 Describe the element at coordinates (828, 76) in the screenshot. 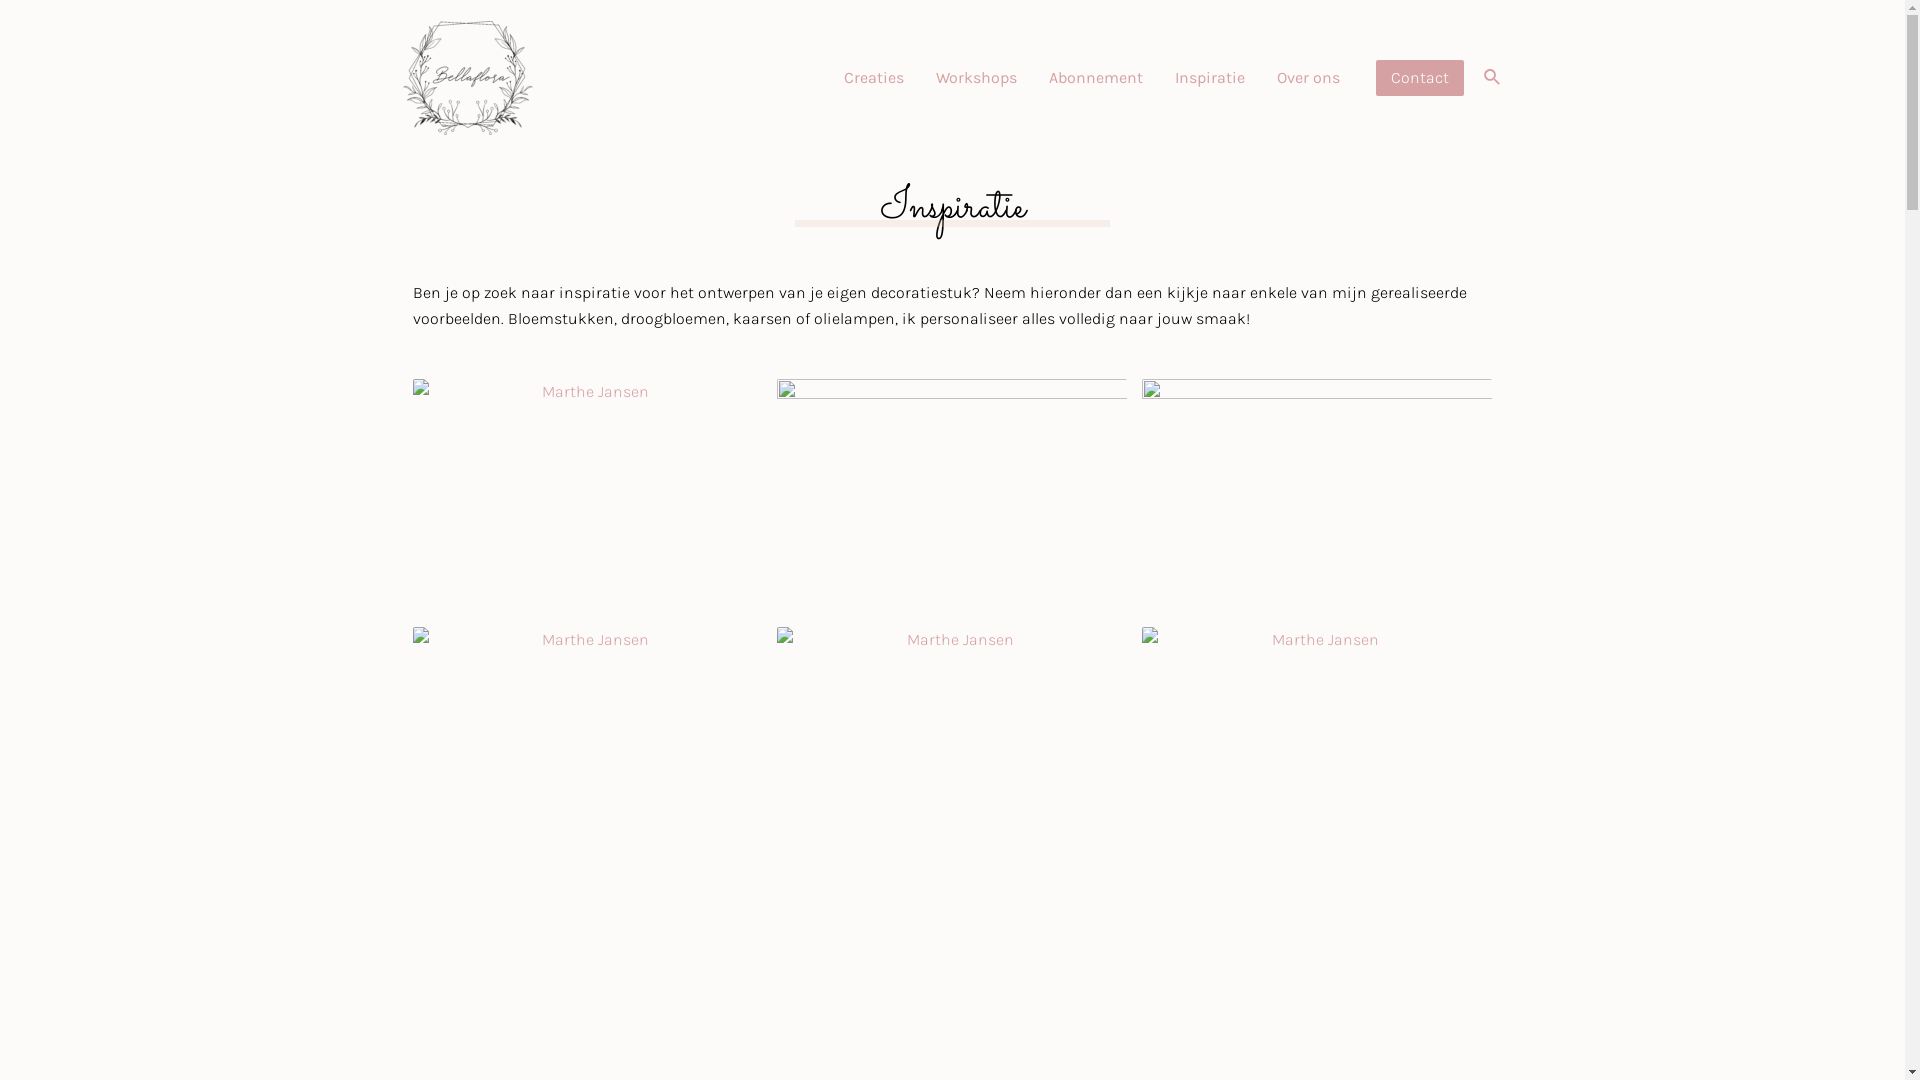

I see `'Creaties'` at that location.